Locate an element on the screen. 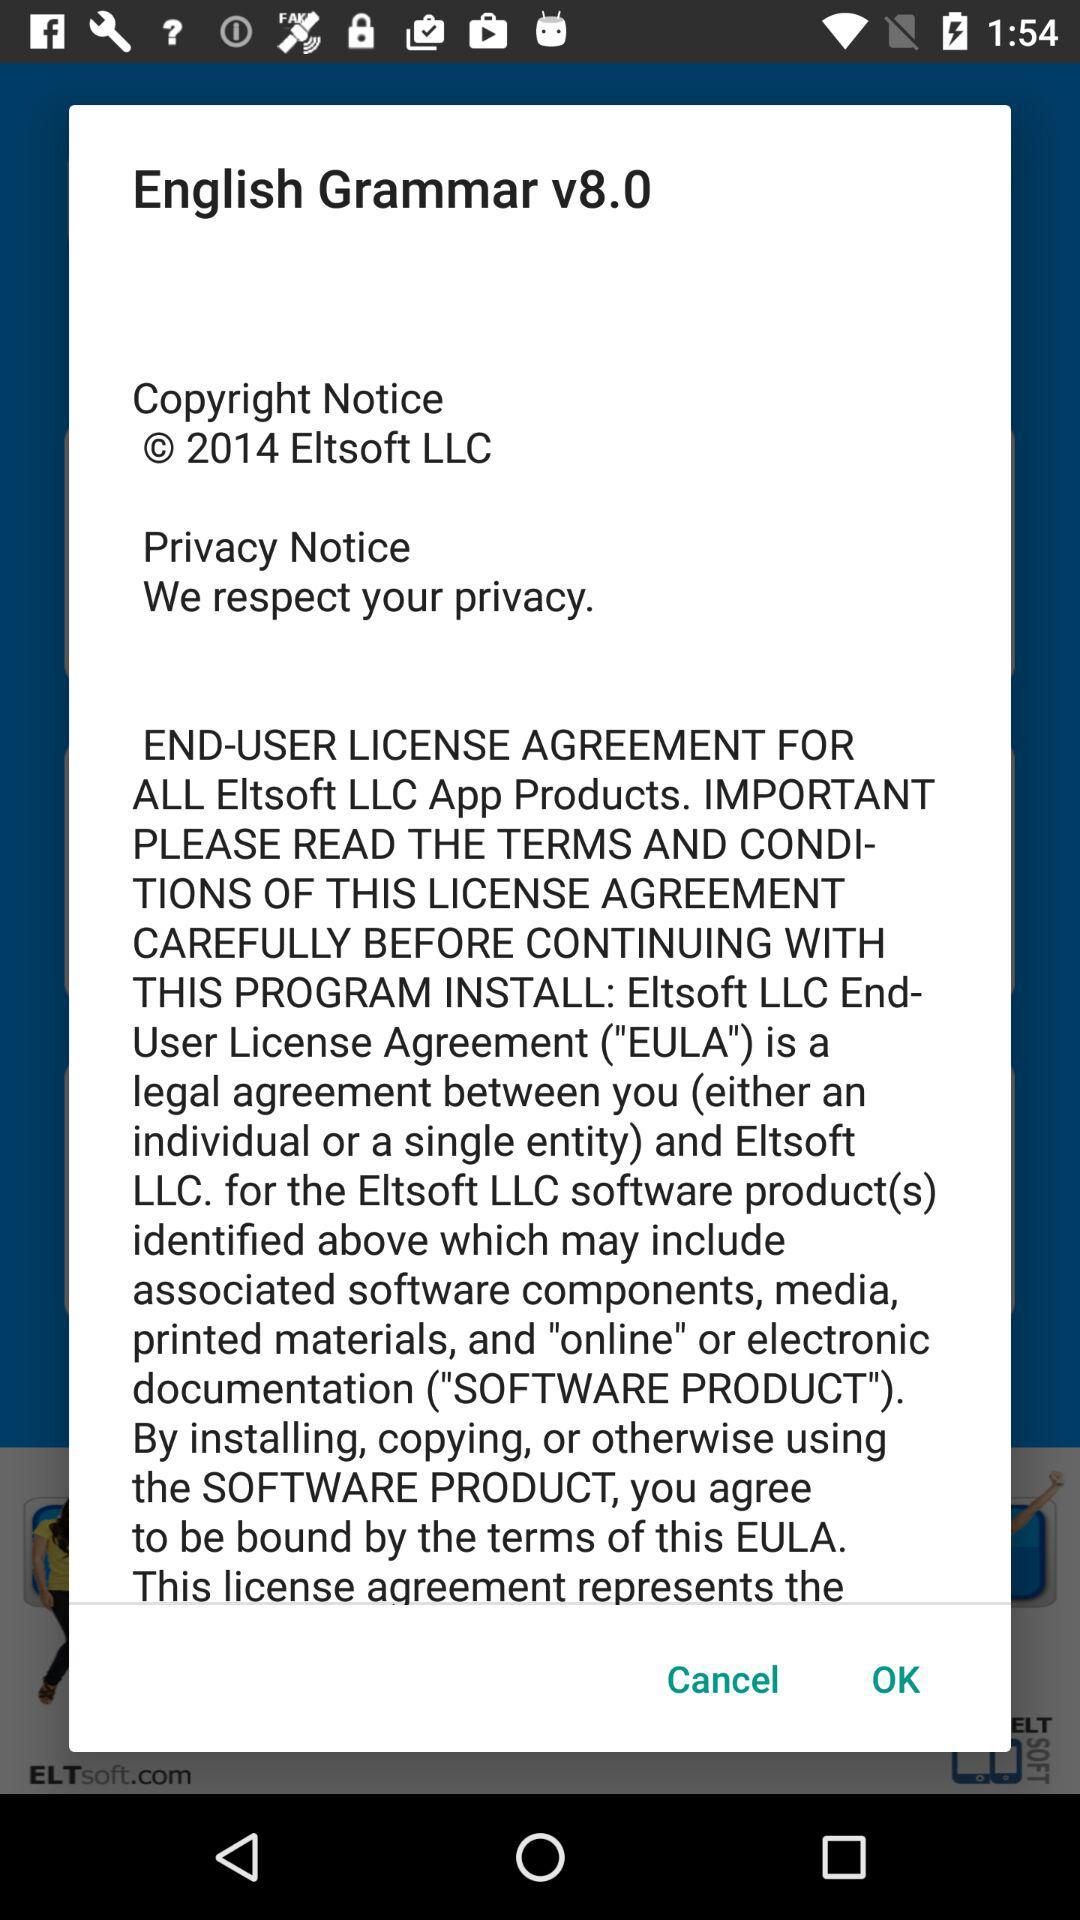  the ok button is located at coordinates (894, 1678).